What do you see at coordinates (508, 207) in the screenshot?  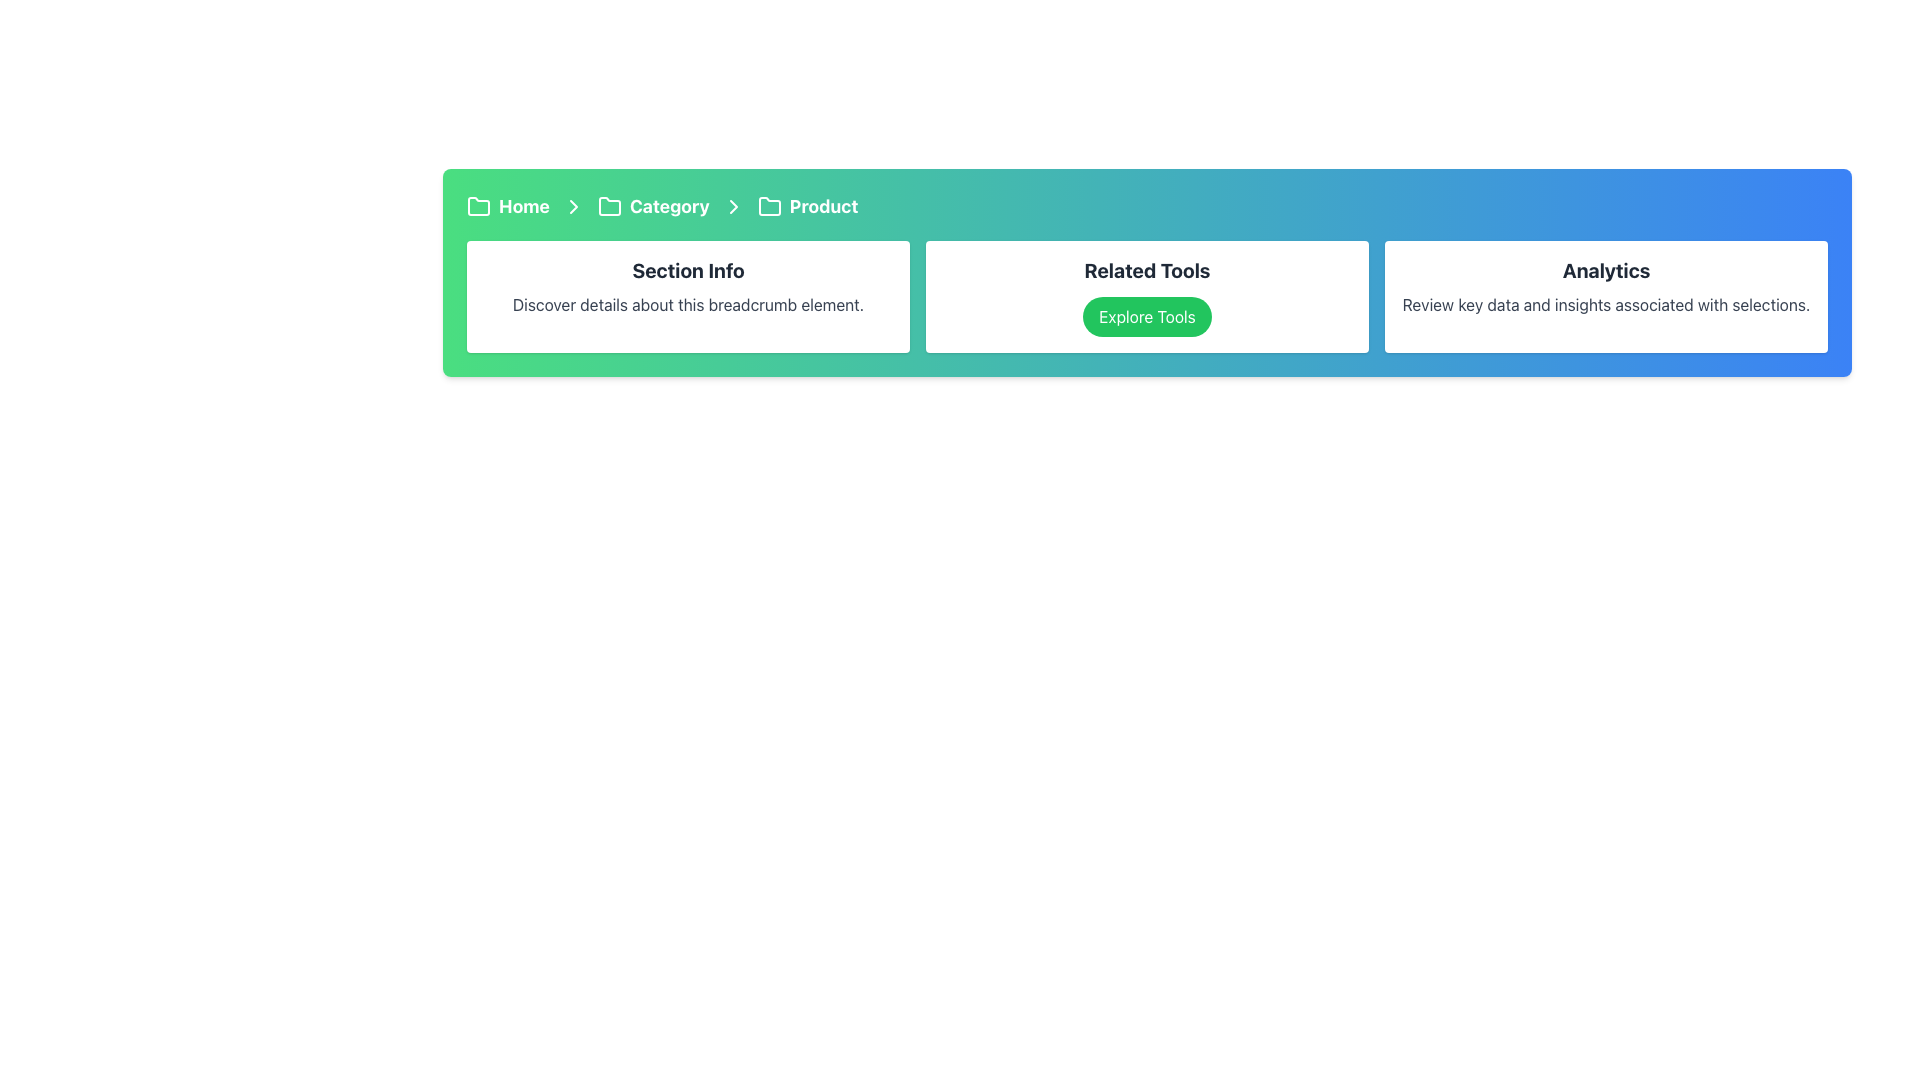 I see `the hyperlink located at the top-left part of the breadcrumb navigation` at bounding box center [508, 207].